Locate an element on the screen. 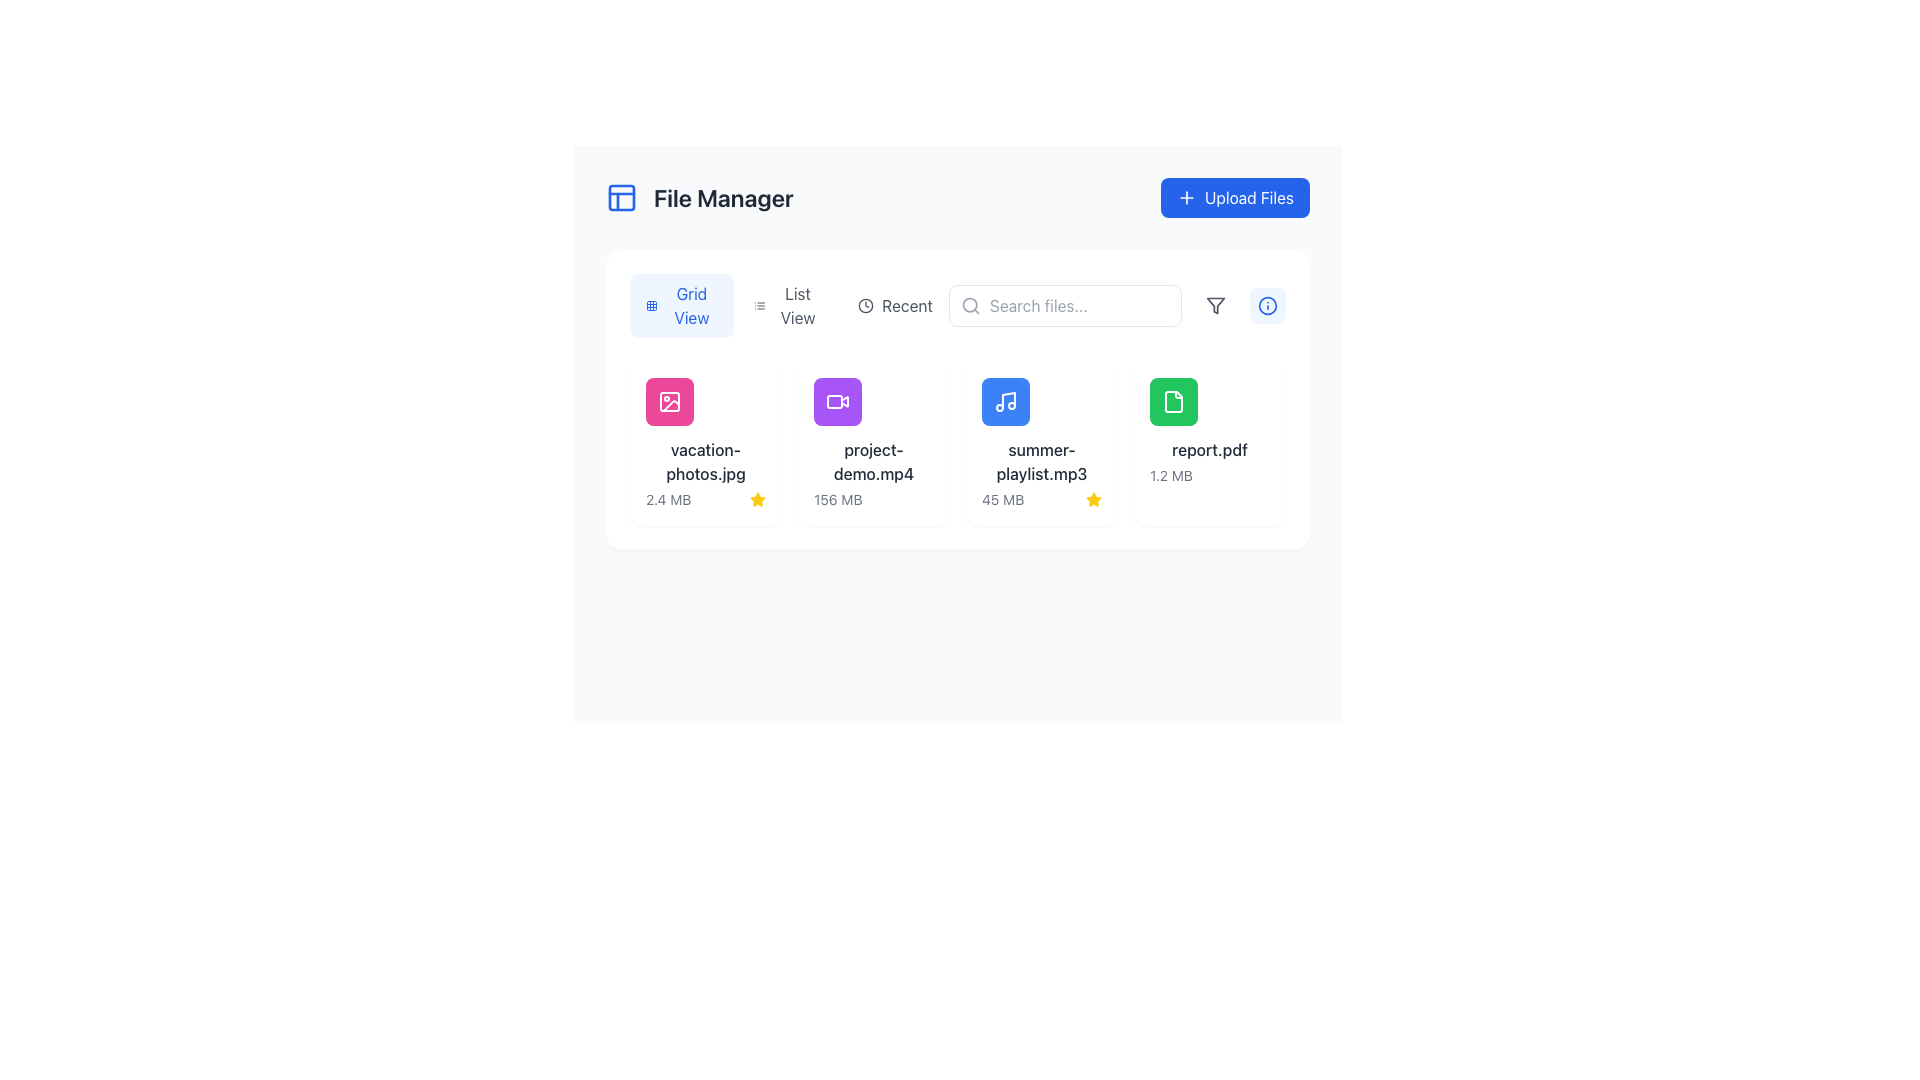 The width and height of the screenshot is (1920, 1080). the gray funnel icon located to the right of the search bar is located at coordinates (1214, 305).